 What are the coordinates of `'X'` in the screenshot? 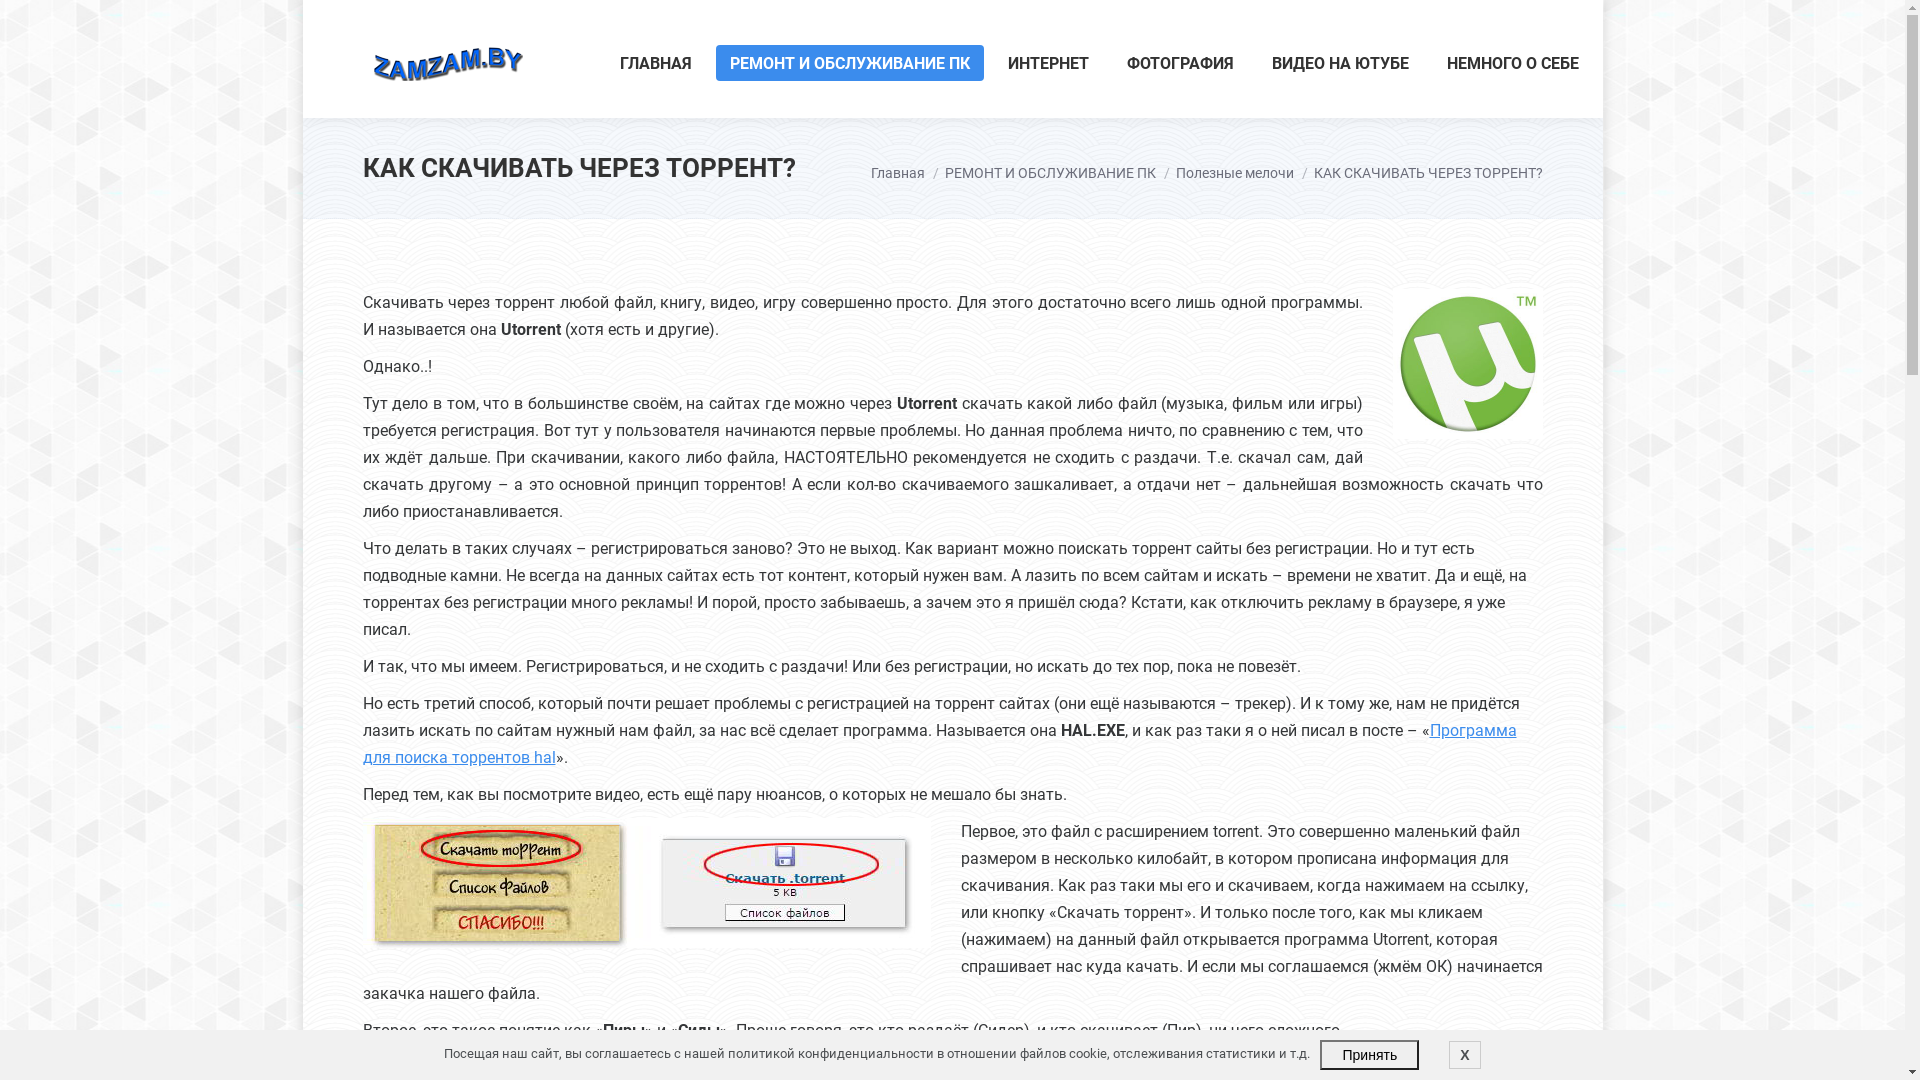 It's located at (1464, 1054).